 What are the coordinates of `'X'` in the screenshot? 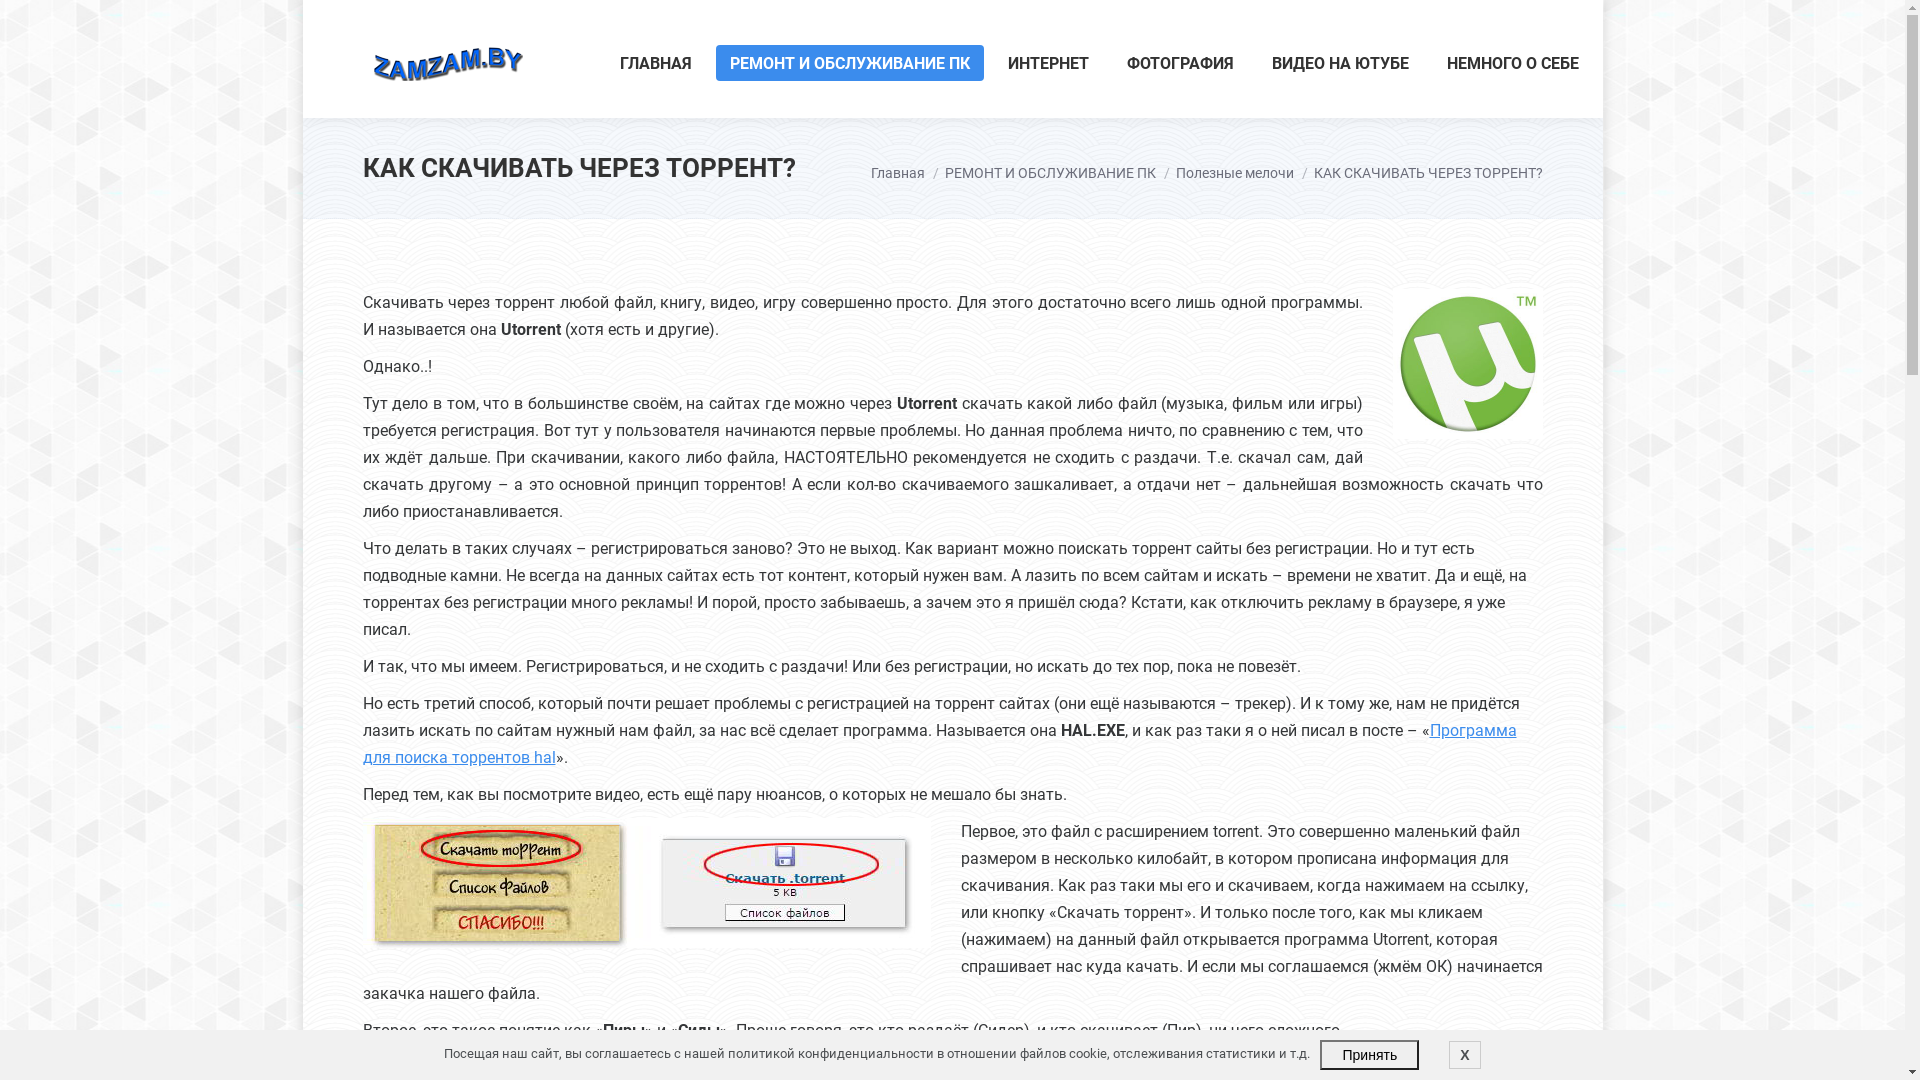 It's located at (1464, 1054).